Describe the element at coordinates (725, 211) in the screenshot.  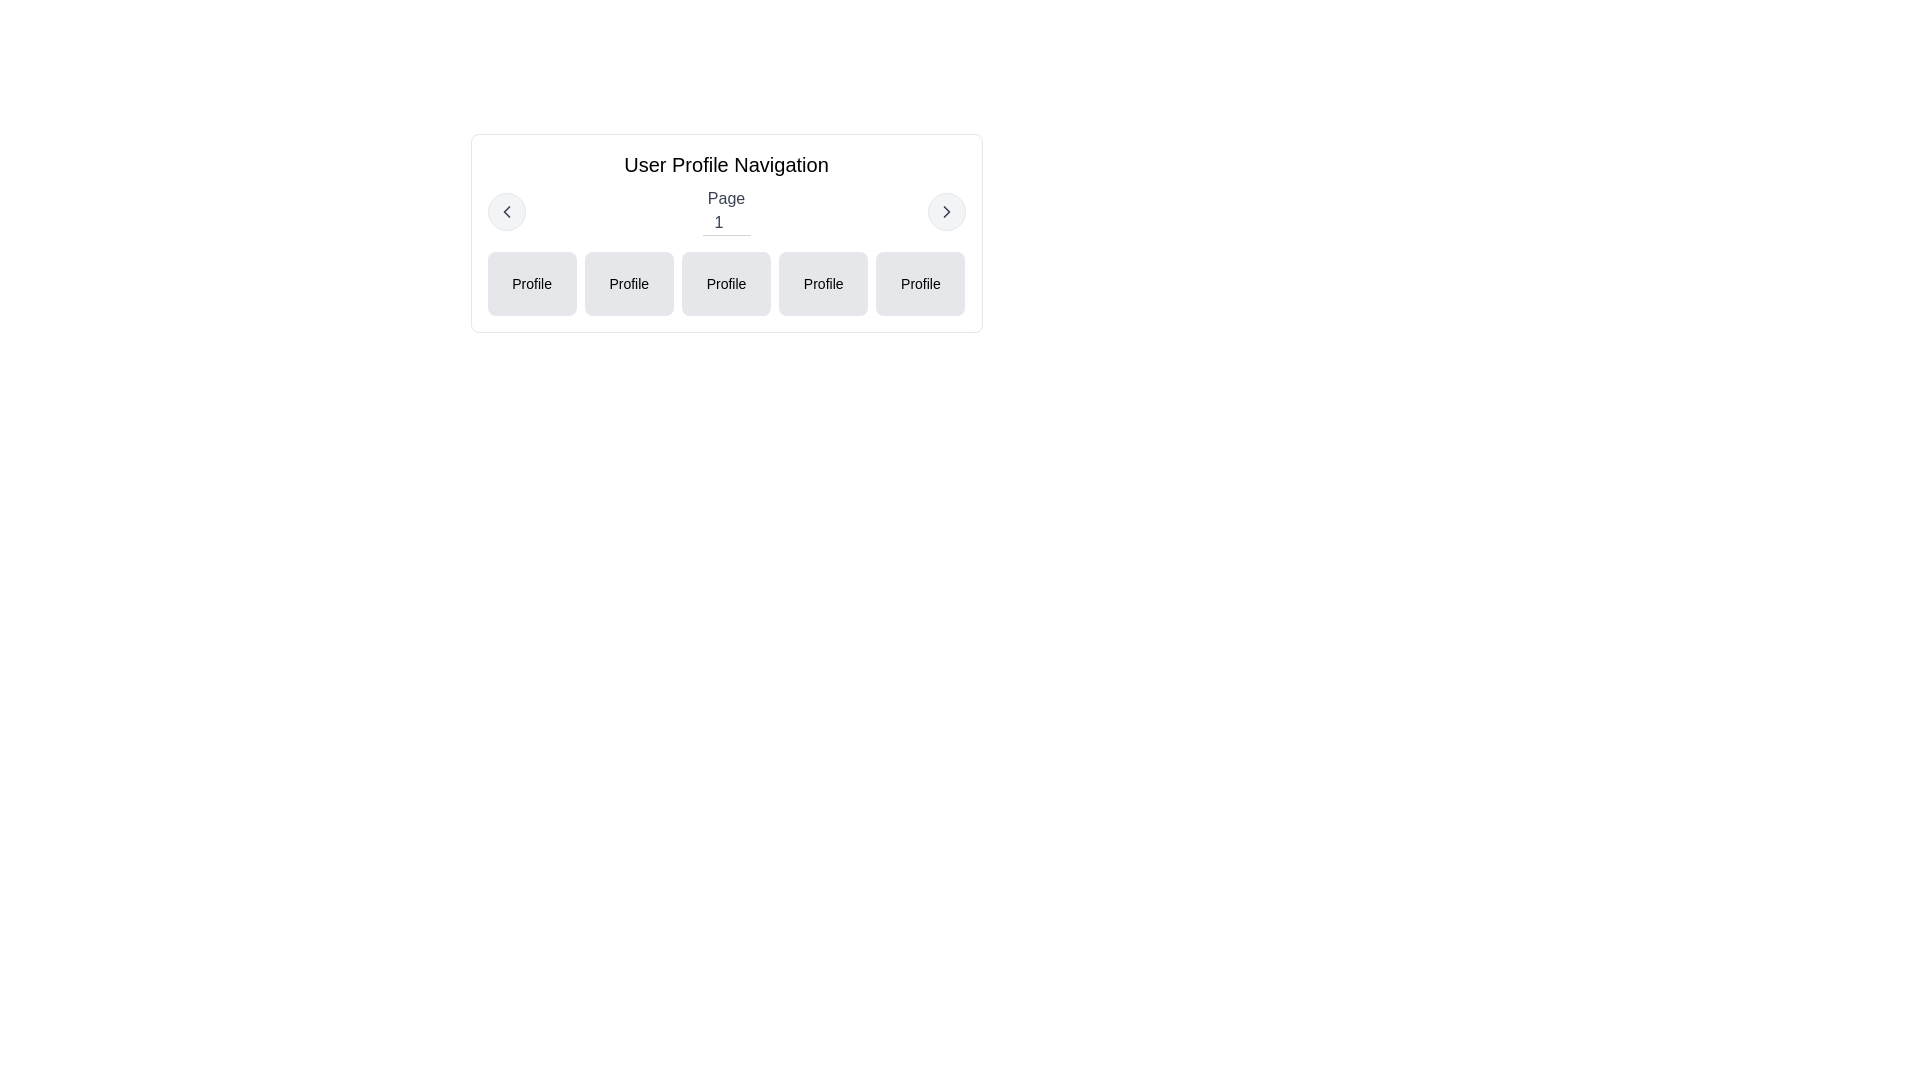
I see `the descriptive text label that signifies the current page title in the pagination system, located centrally between two navigation arrows` at that location.